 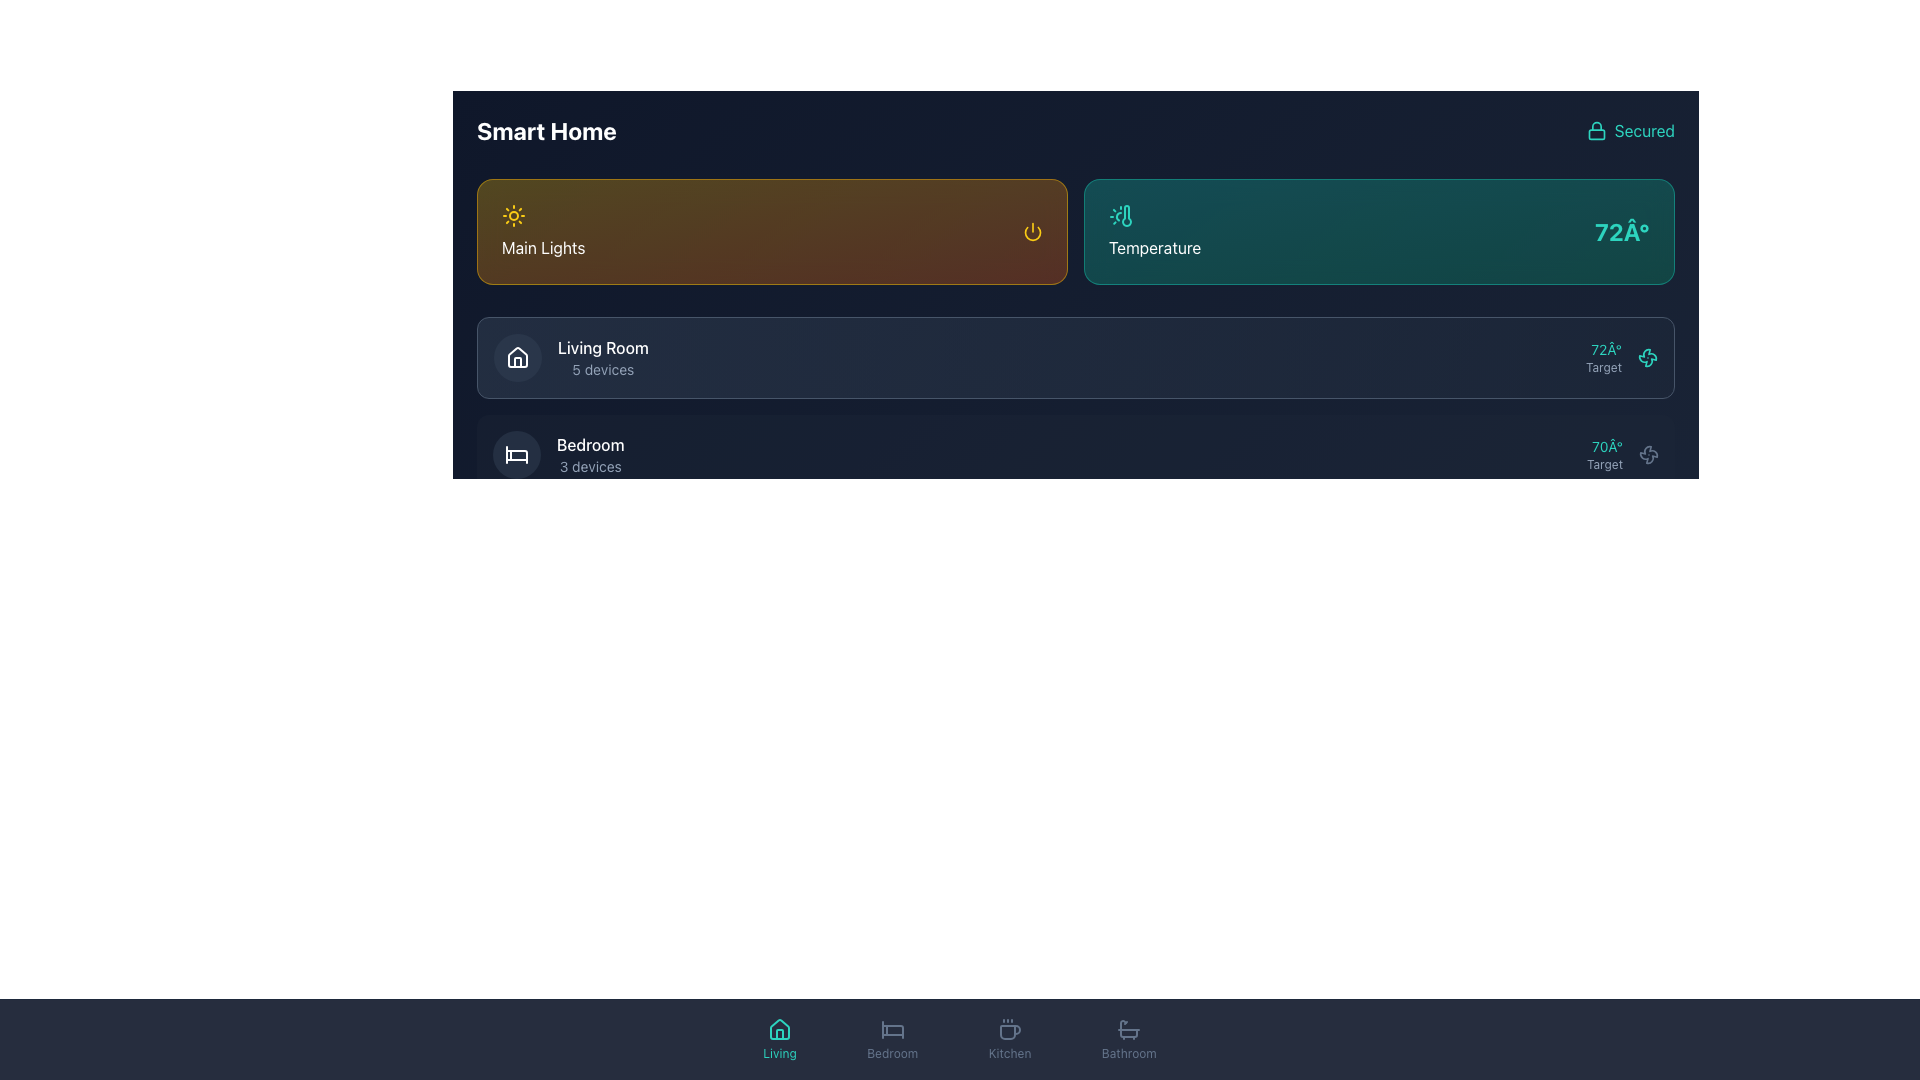 What do you see at coordinates (1074, 357) in the screenshot?
I see `the 'Living Room' Card component` at bounding box center [1074, 357].